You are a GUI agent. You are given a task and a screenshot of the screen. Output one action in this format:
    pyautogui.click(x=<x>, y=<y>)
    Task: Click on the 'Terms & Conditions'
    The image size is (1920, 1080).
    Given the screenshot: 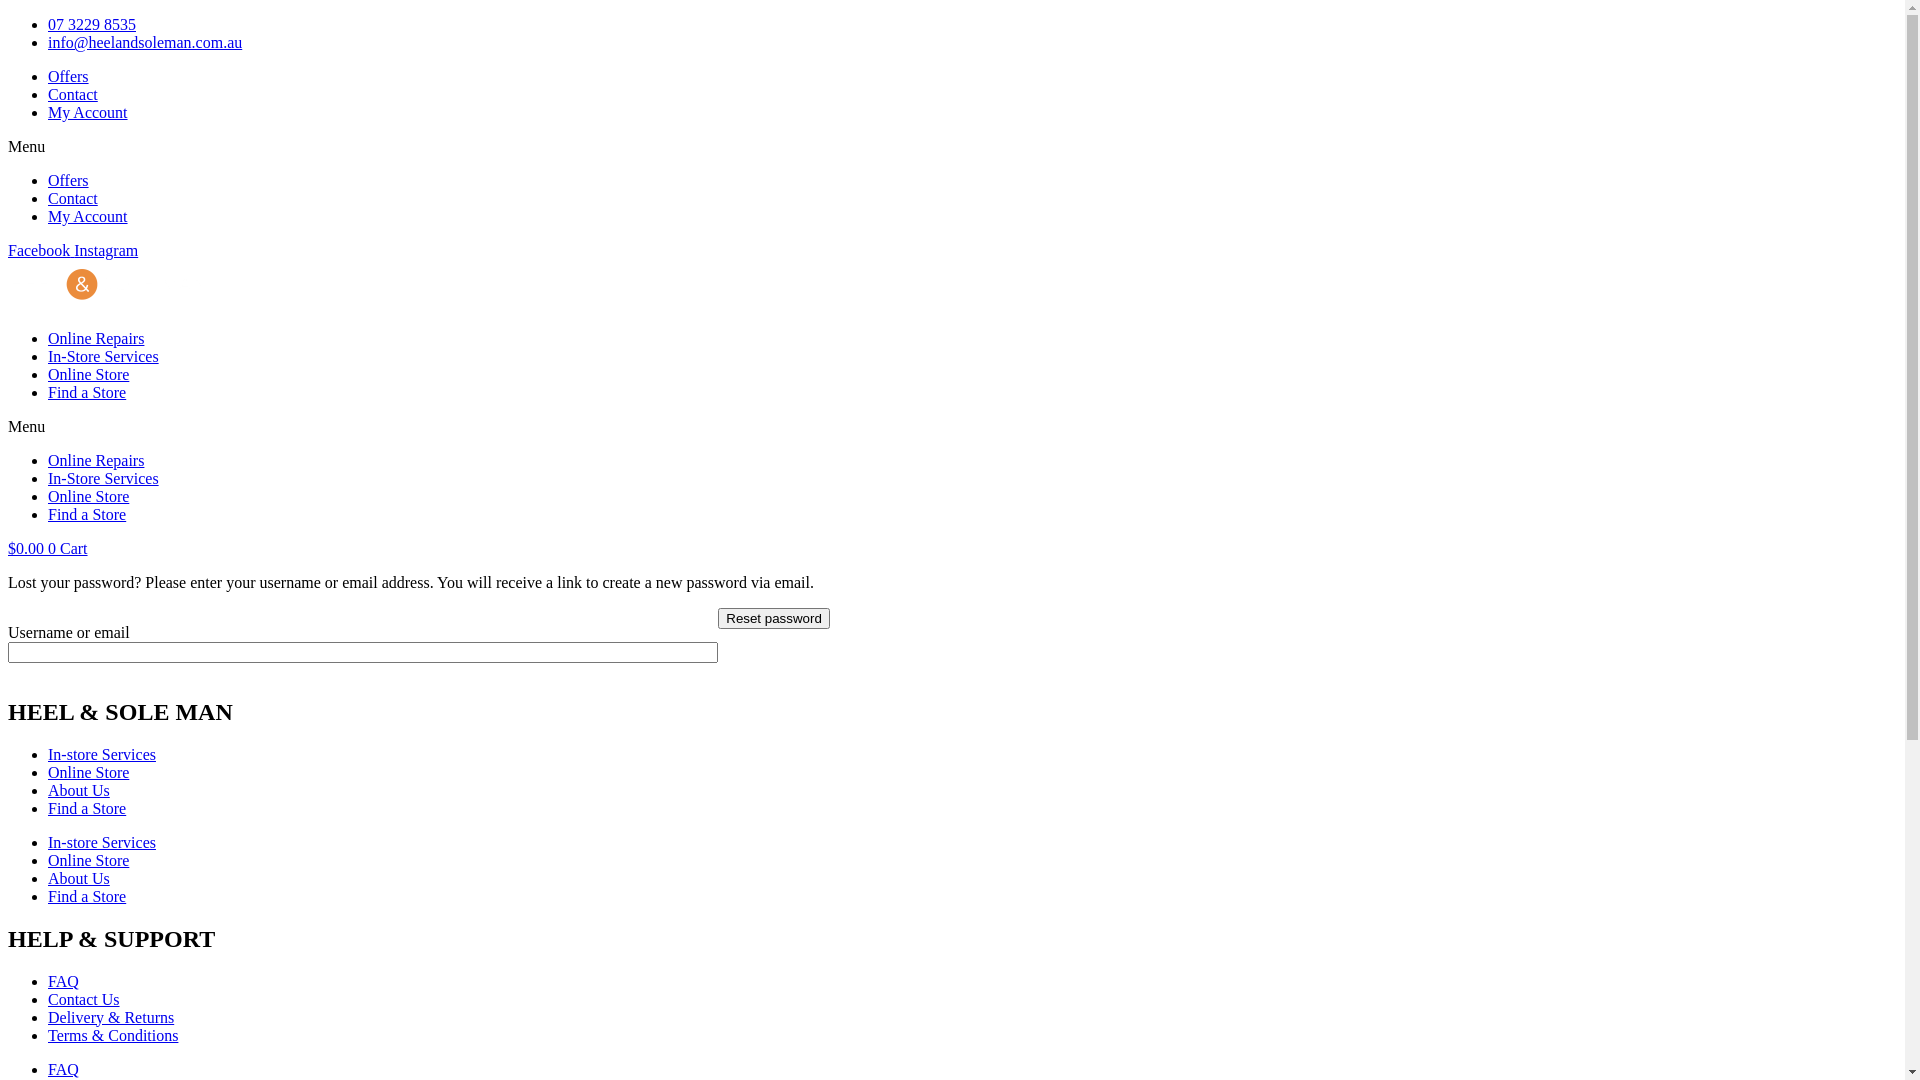 What is the action you would take?
    pyautogui.click(x=112, y=1035)
    